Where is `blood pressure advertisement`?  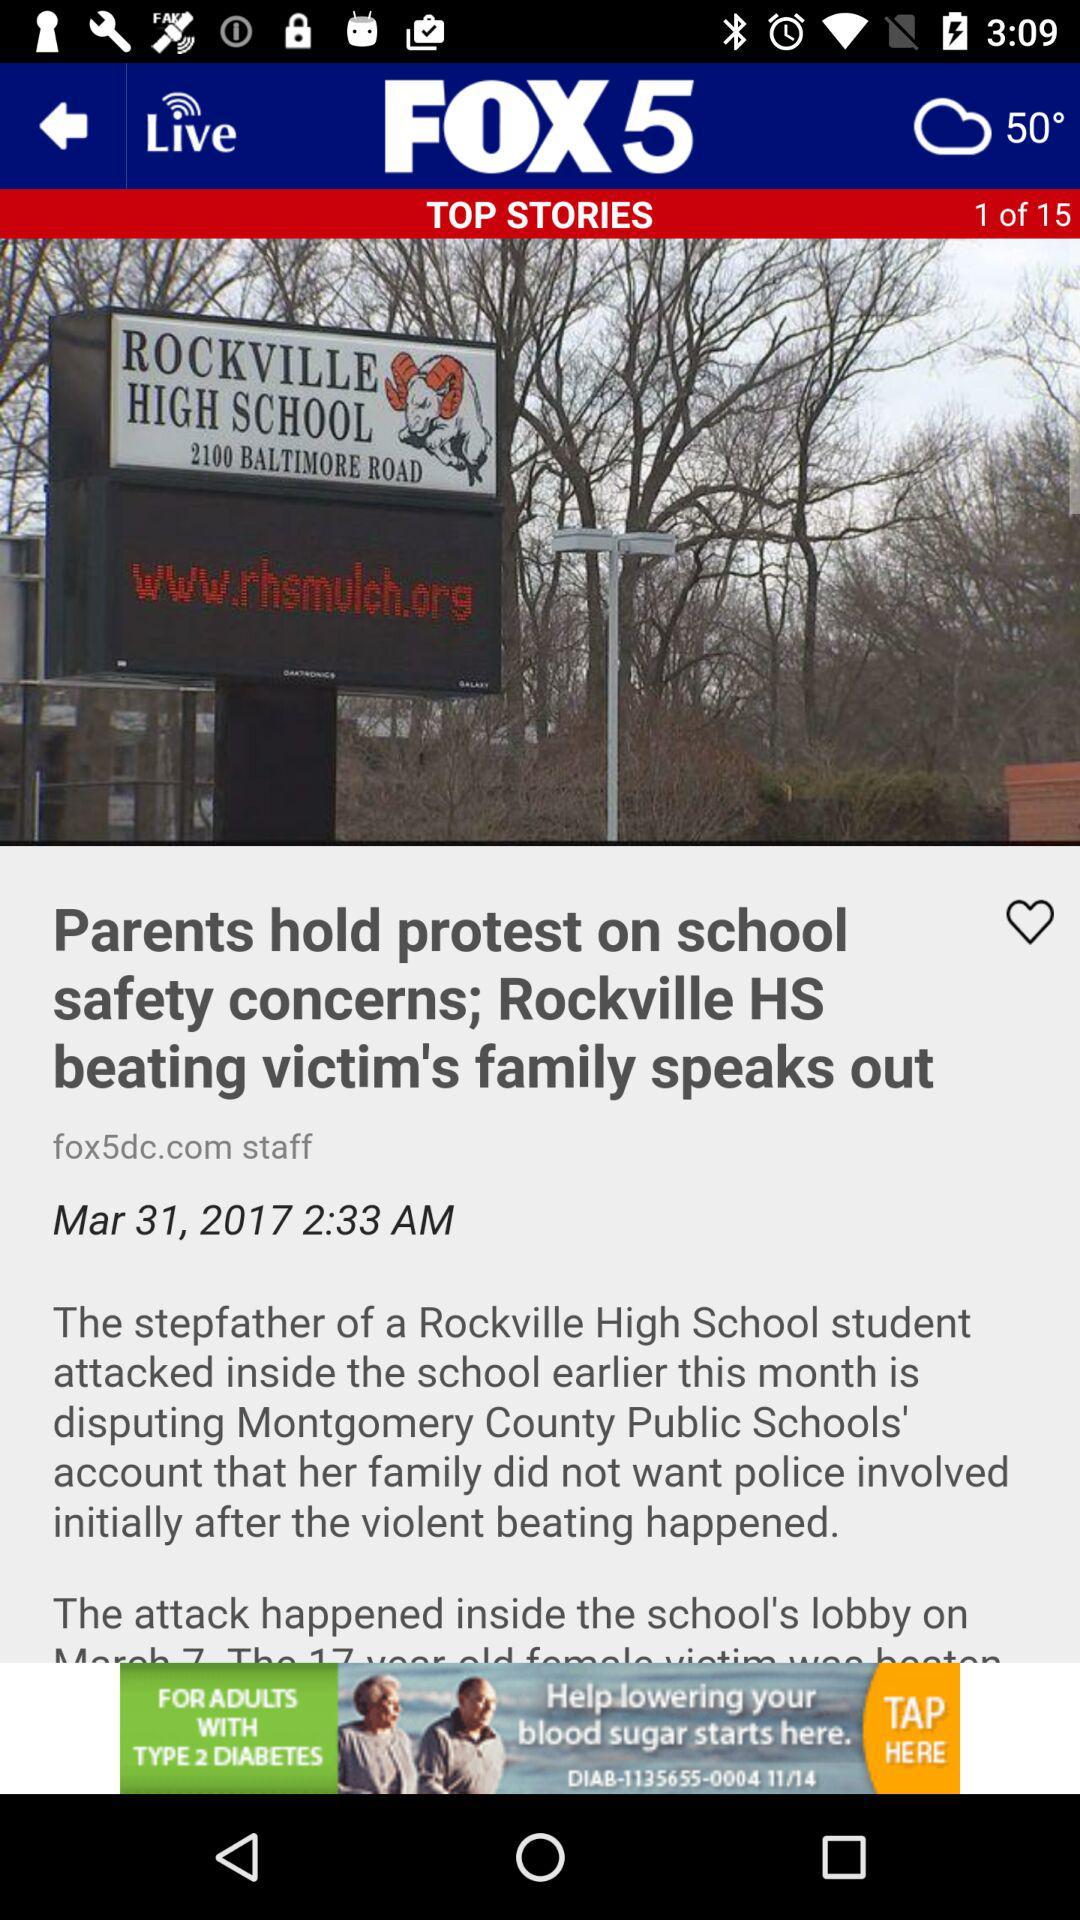 blood pressure advertisement is located at coordinates (540, 1727).